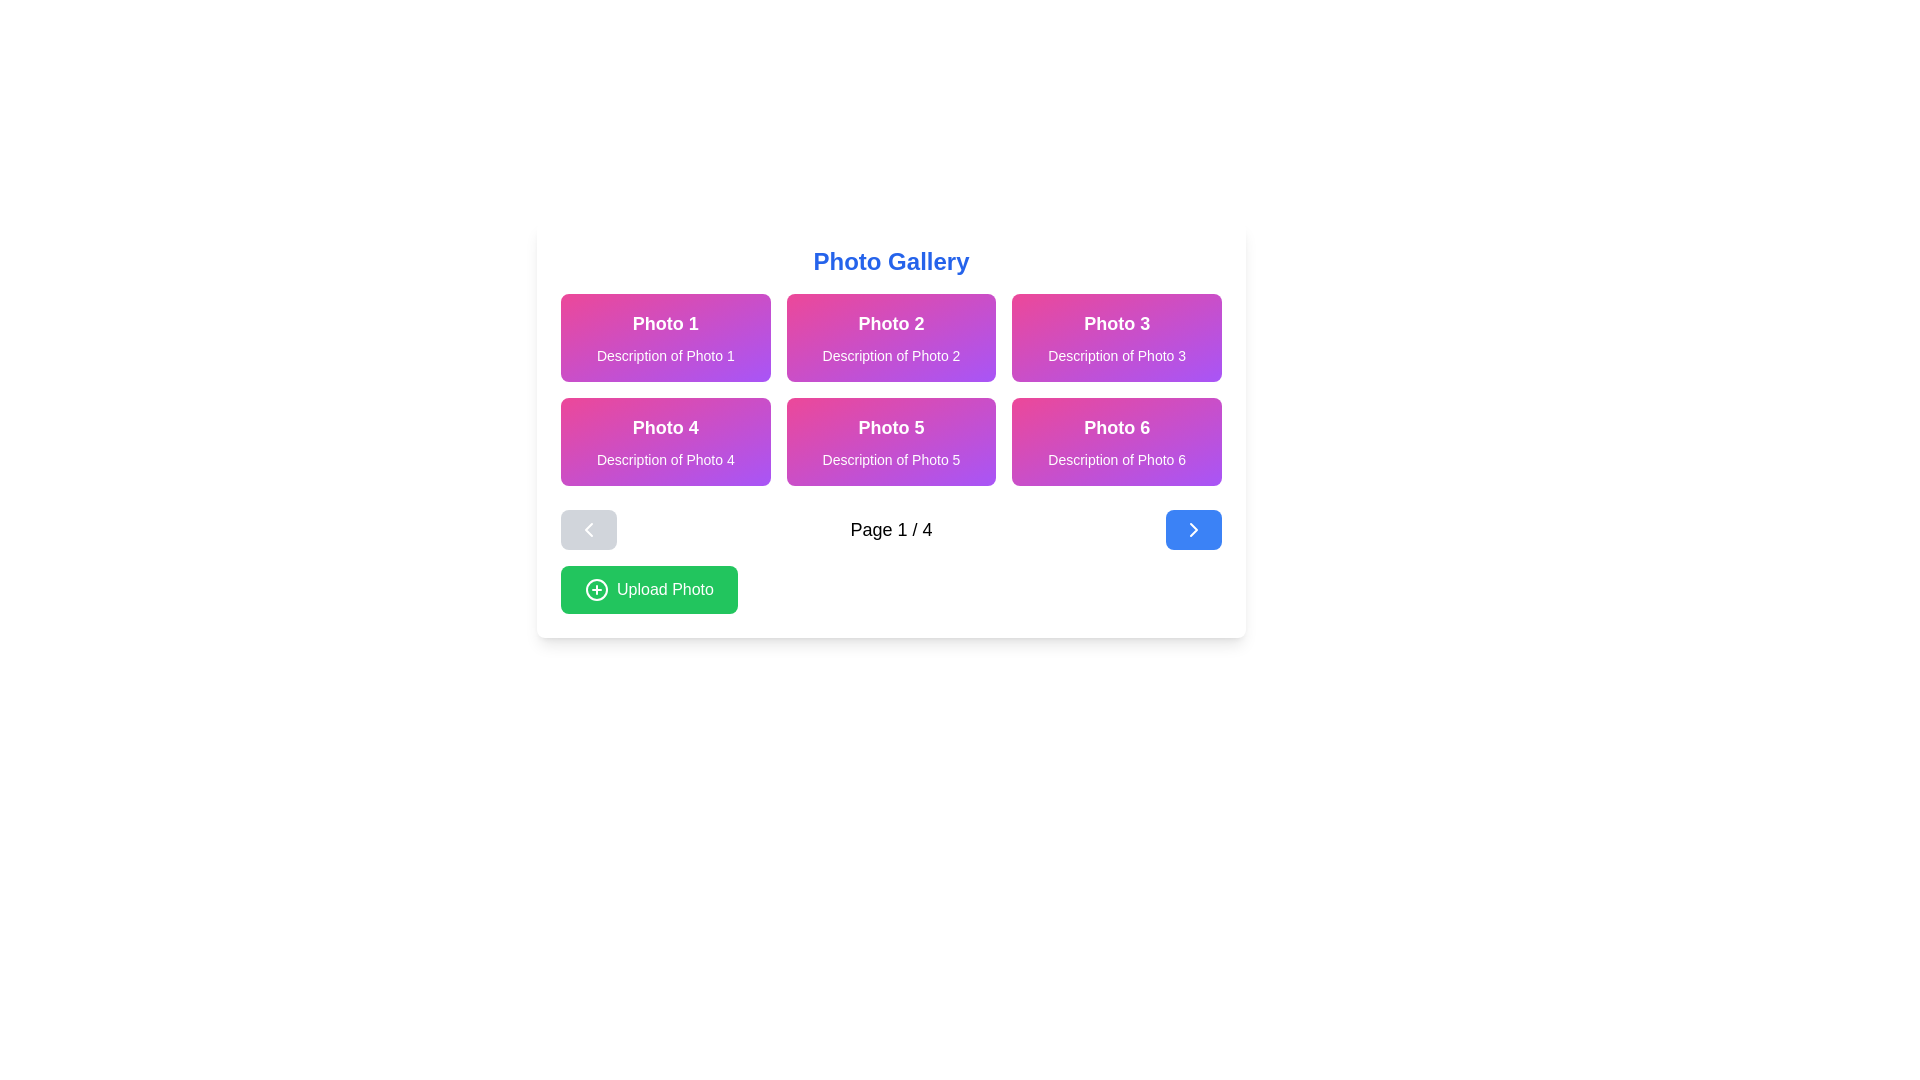 This screenshot has height=1080, width=1920. Describe the element at coordinates (890, 528) in the screenshot. I see `the Text label indicating the current page in the pagination system located at the bottom middle of the 'Photo Gallery' section, above the 'Upload Photo' button` at that location.